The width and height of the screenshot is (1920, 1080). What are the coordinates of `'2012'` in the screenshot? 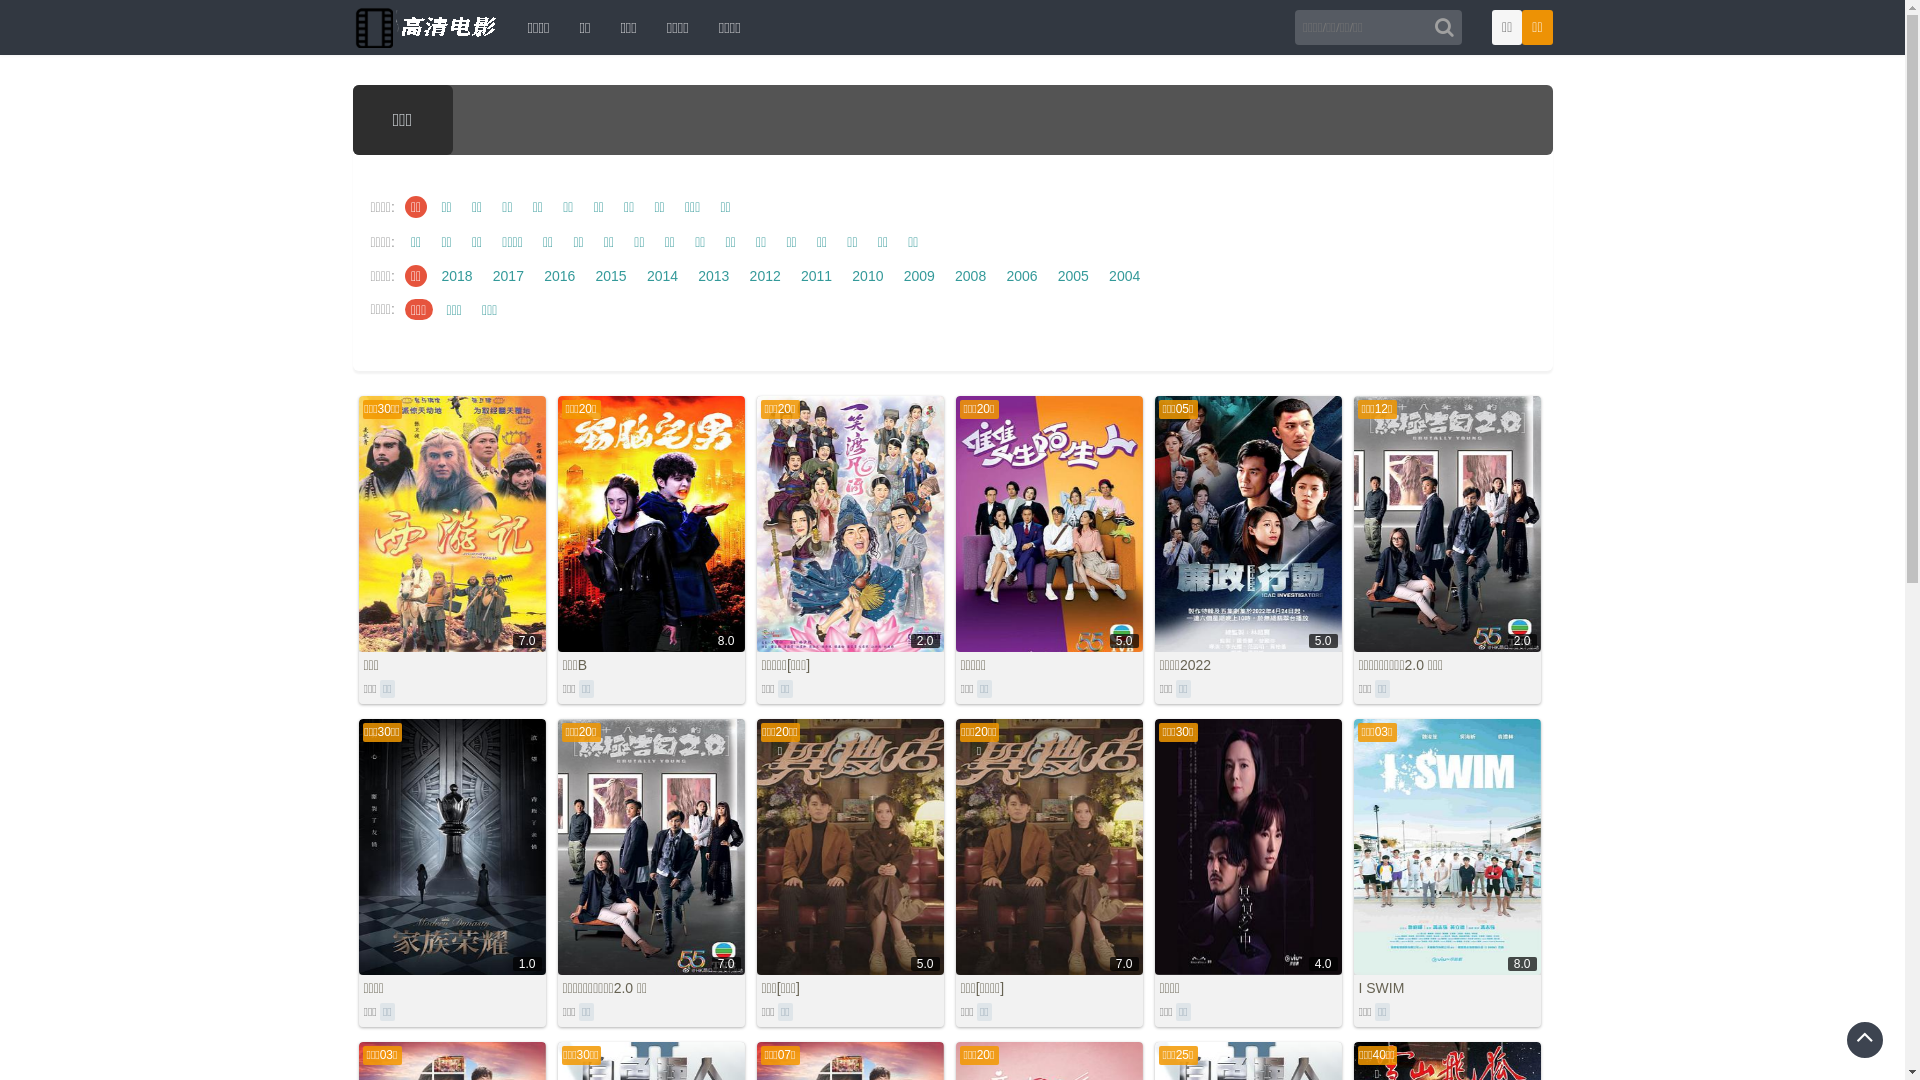 It's located at (763, 276).